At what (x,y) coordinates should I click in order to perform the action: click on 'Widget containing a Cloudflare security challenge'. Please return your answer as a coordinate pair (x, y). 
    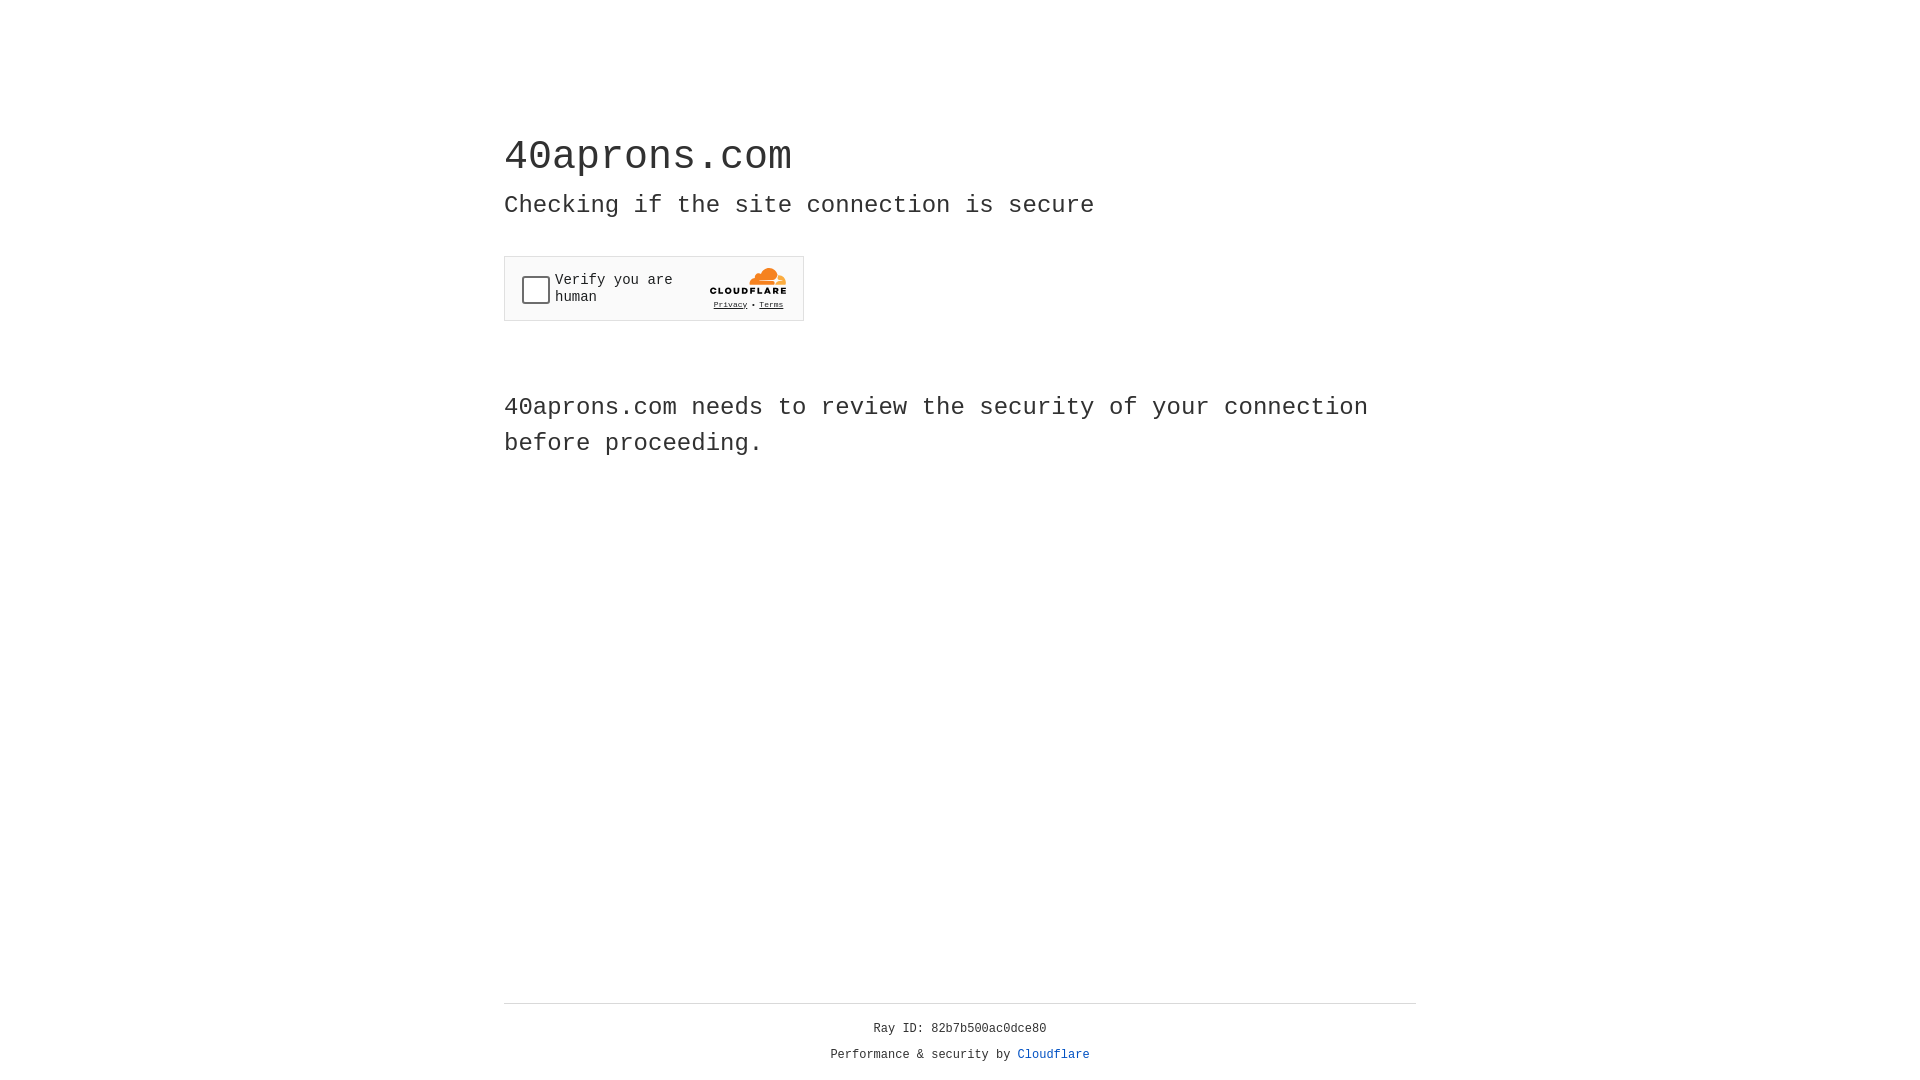
    Looking at the image, I should click on (653, 288).